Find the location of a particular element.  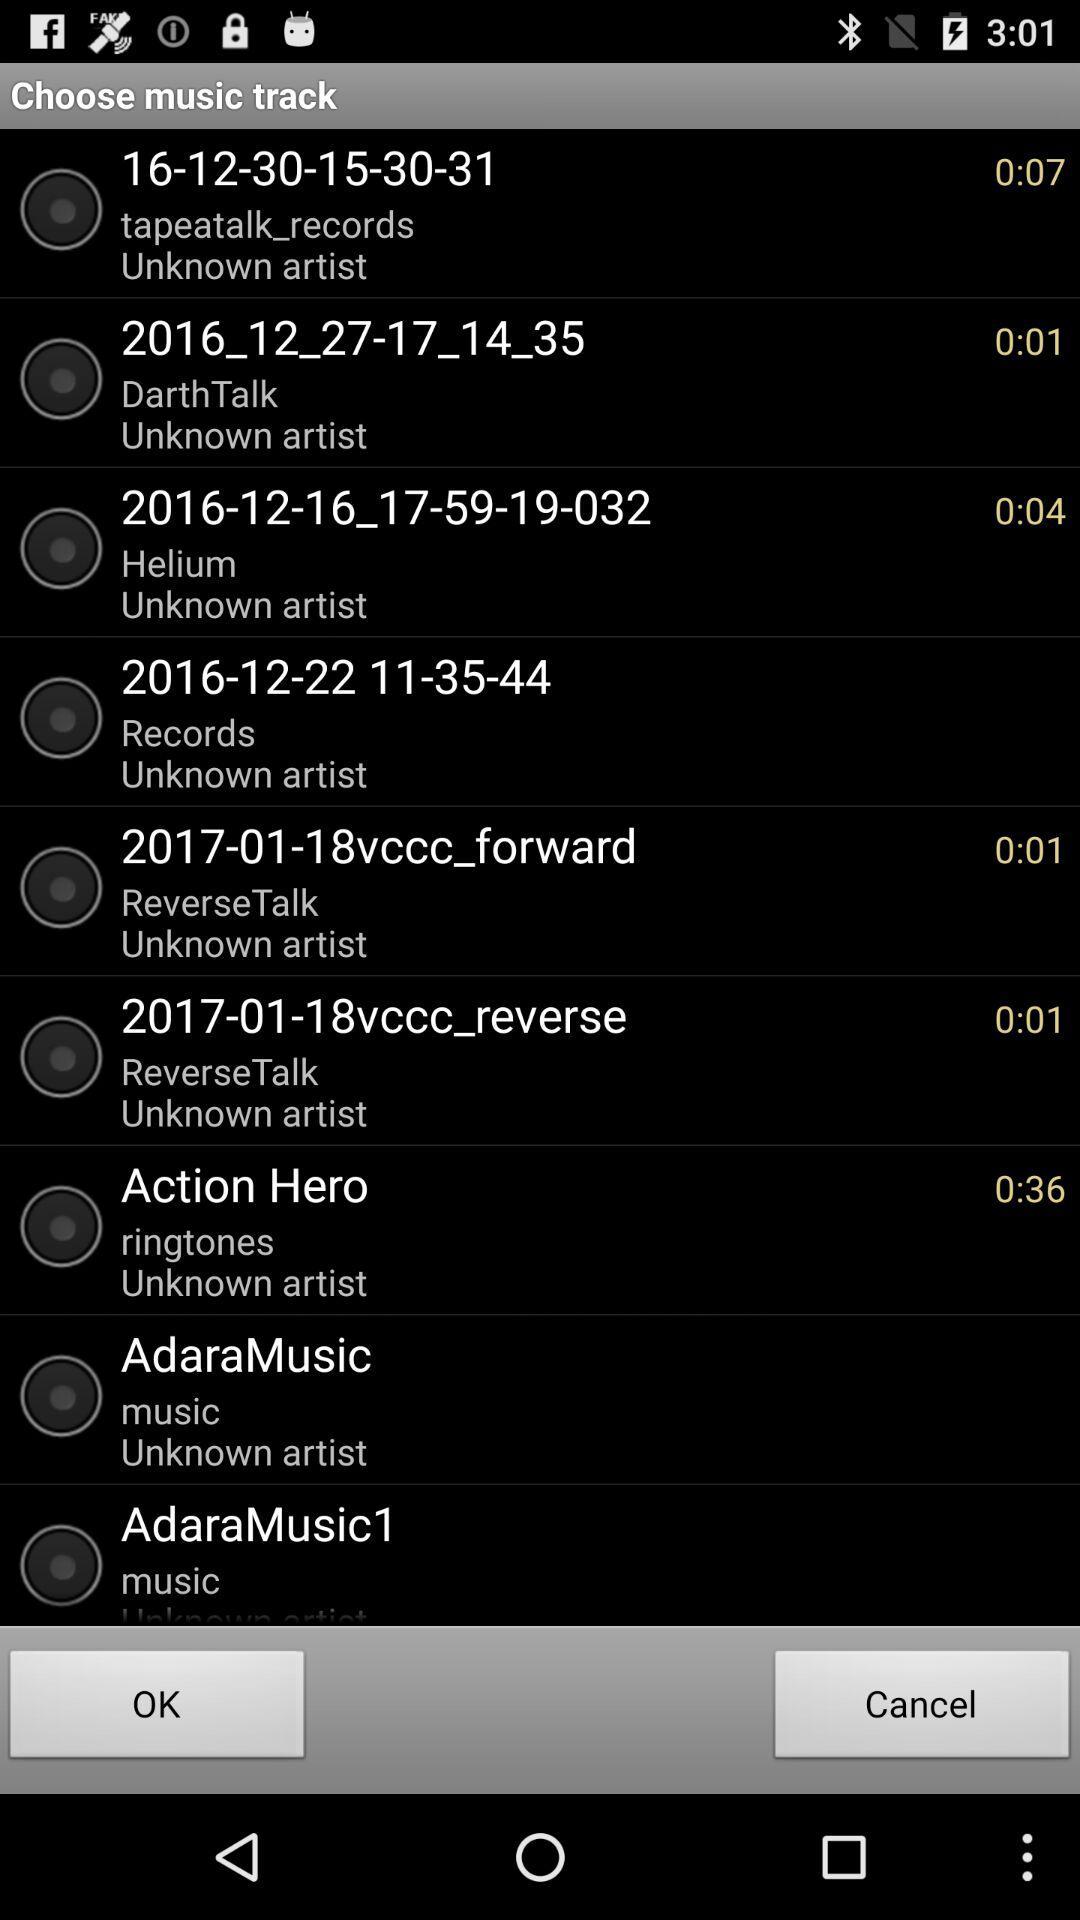

the cancel is located at coordinates (922, 1708).